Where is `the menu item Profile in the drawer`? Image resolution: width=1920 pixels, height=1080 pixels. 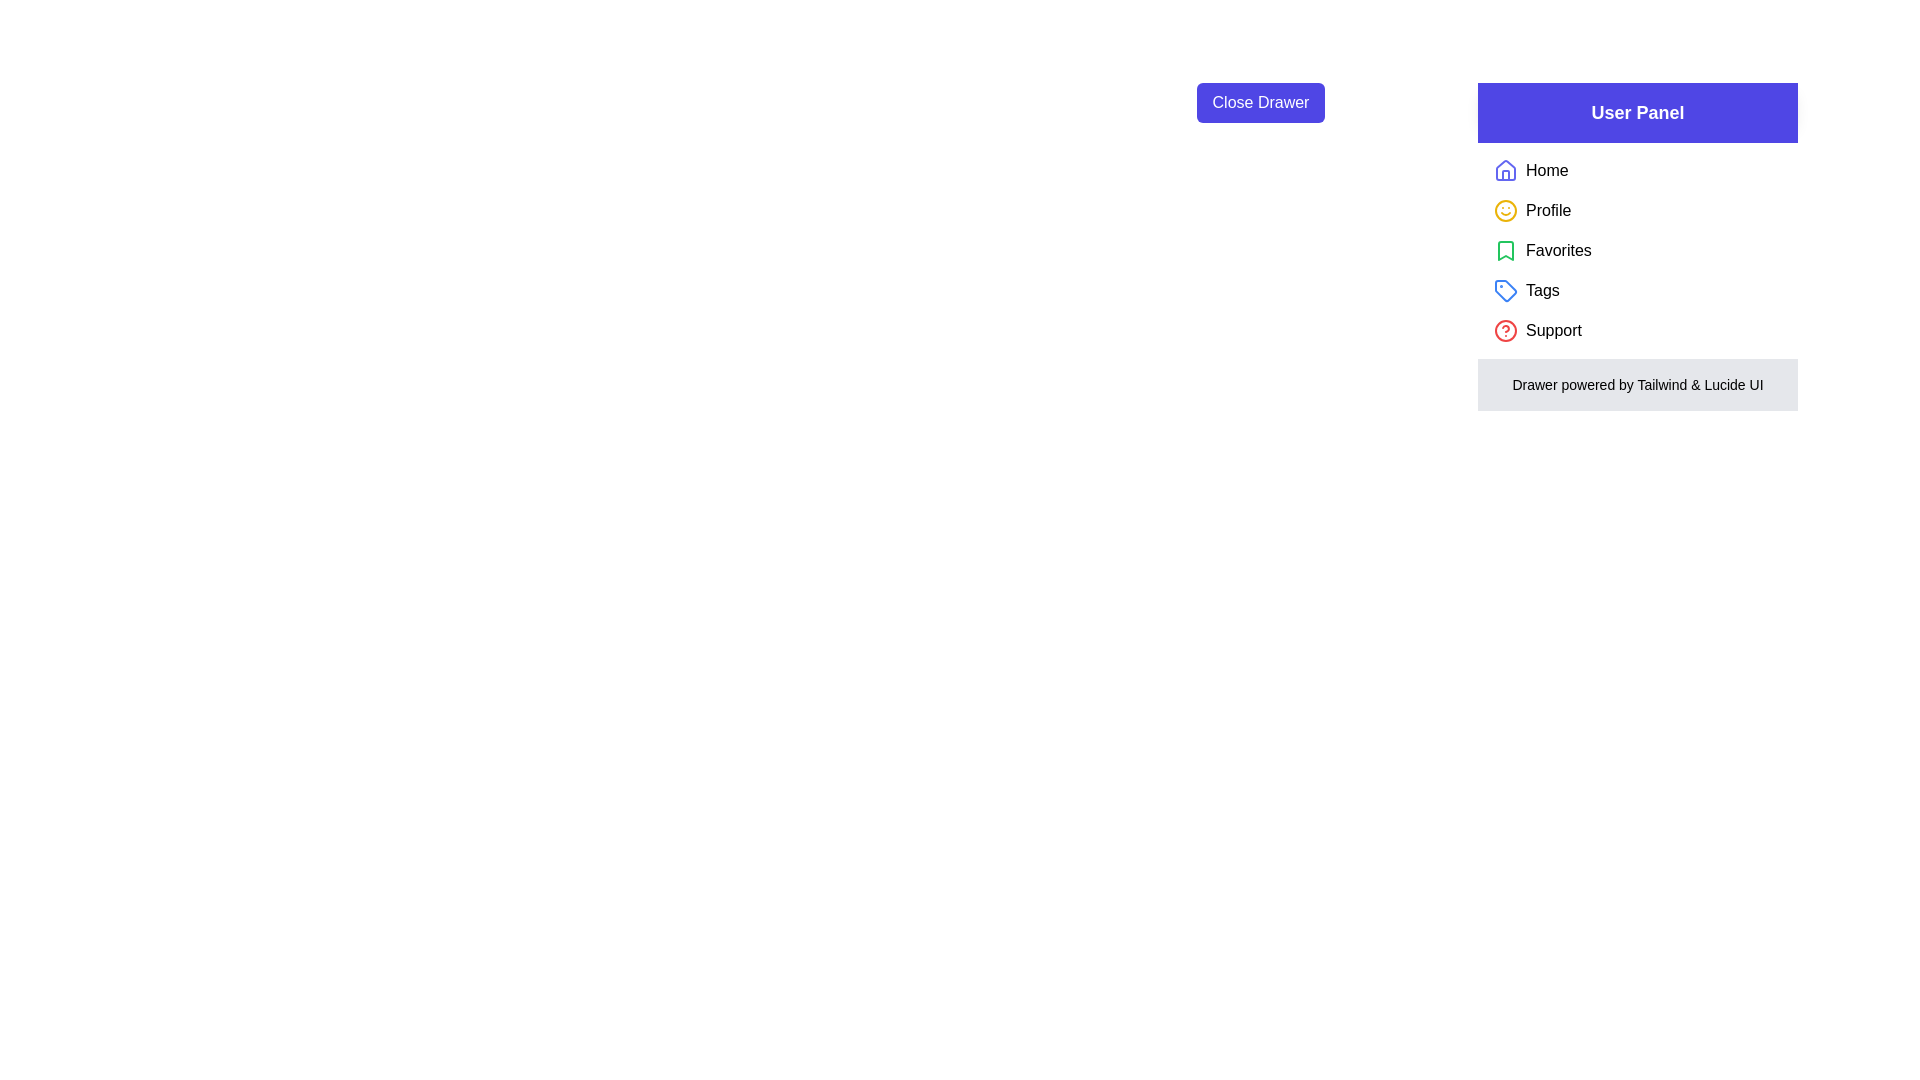 the menu item Profile in the drawer is located at coordinates (1547, 211).